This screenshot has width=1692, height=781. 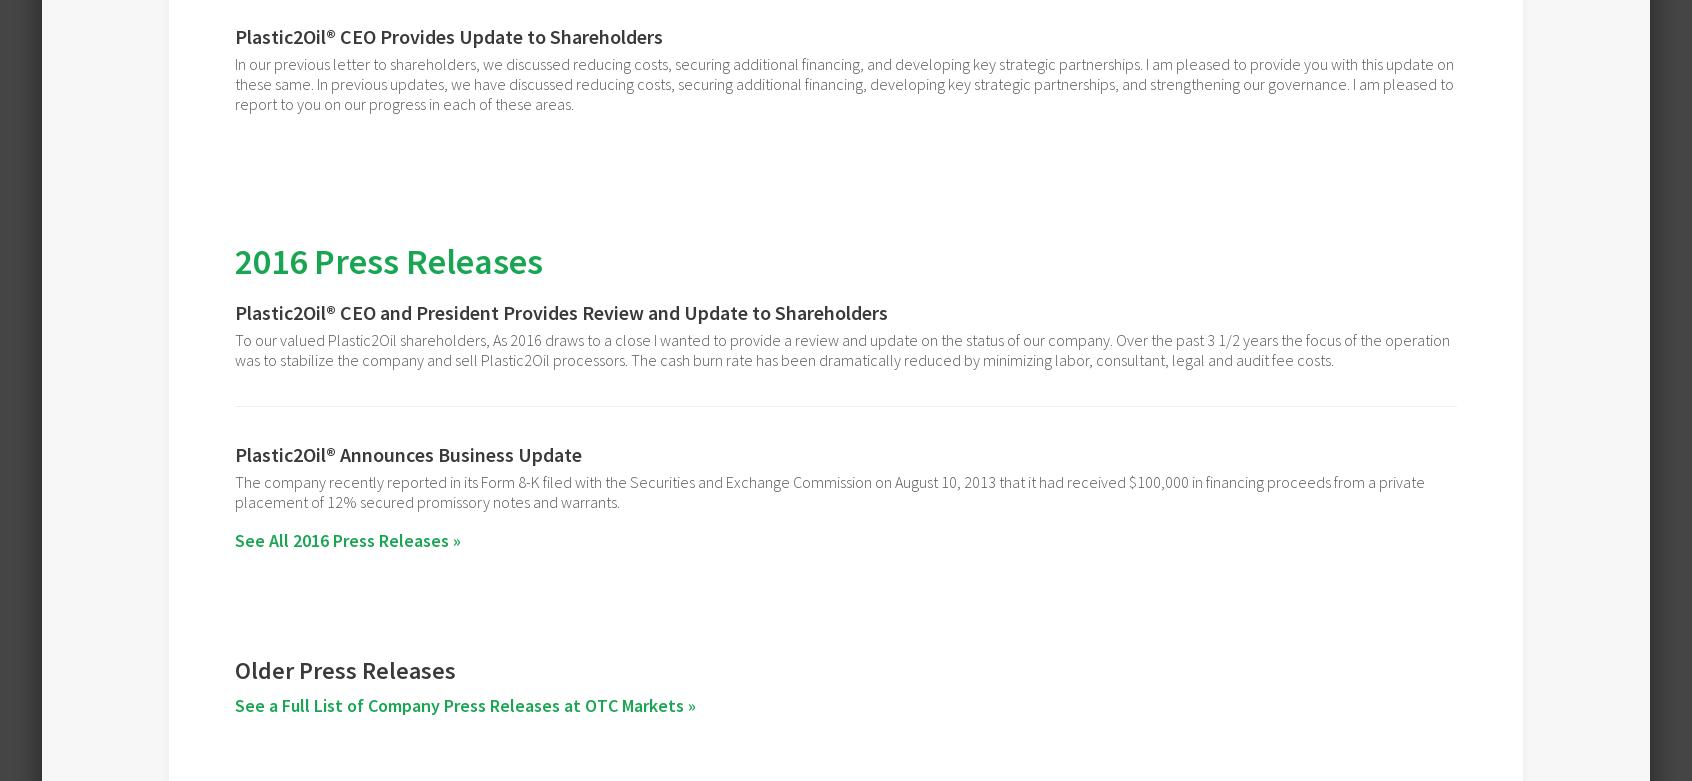 What do you see at coordinates (388, 261) in the screenshot?
I see `'2016 Press Releases'` at bounding box center [388, 261].